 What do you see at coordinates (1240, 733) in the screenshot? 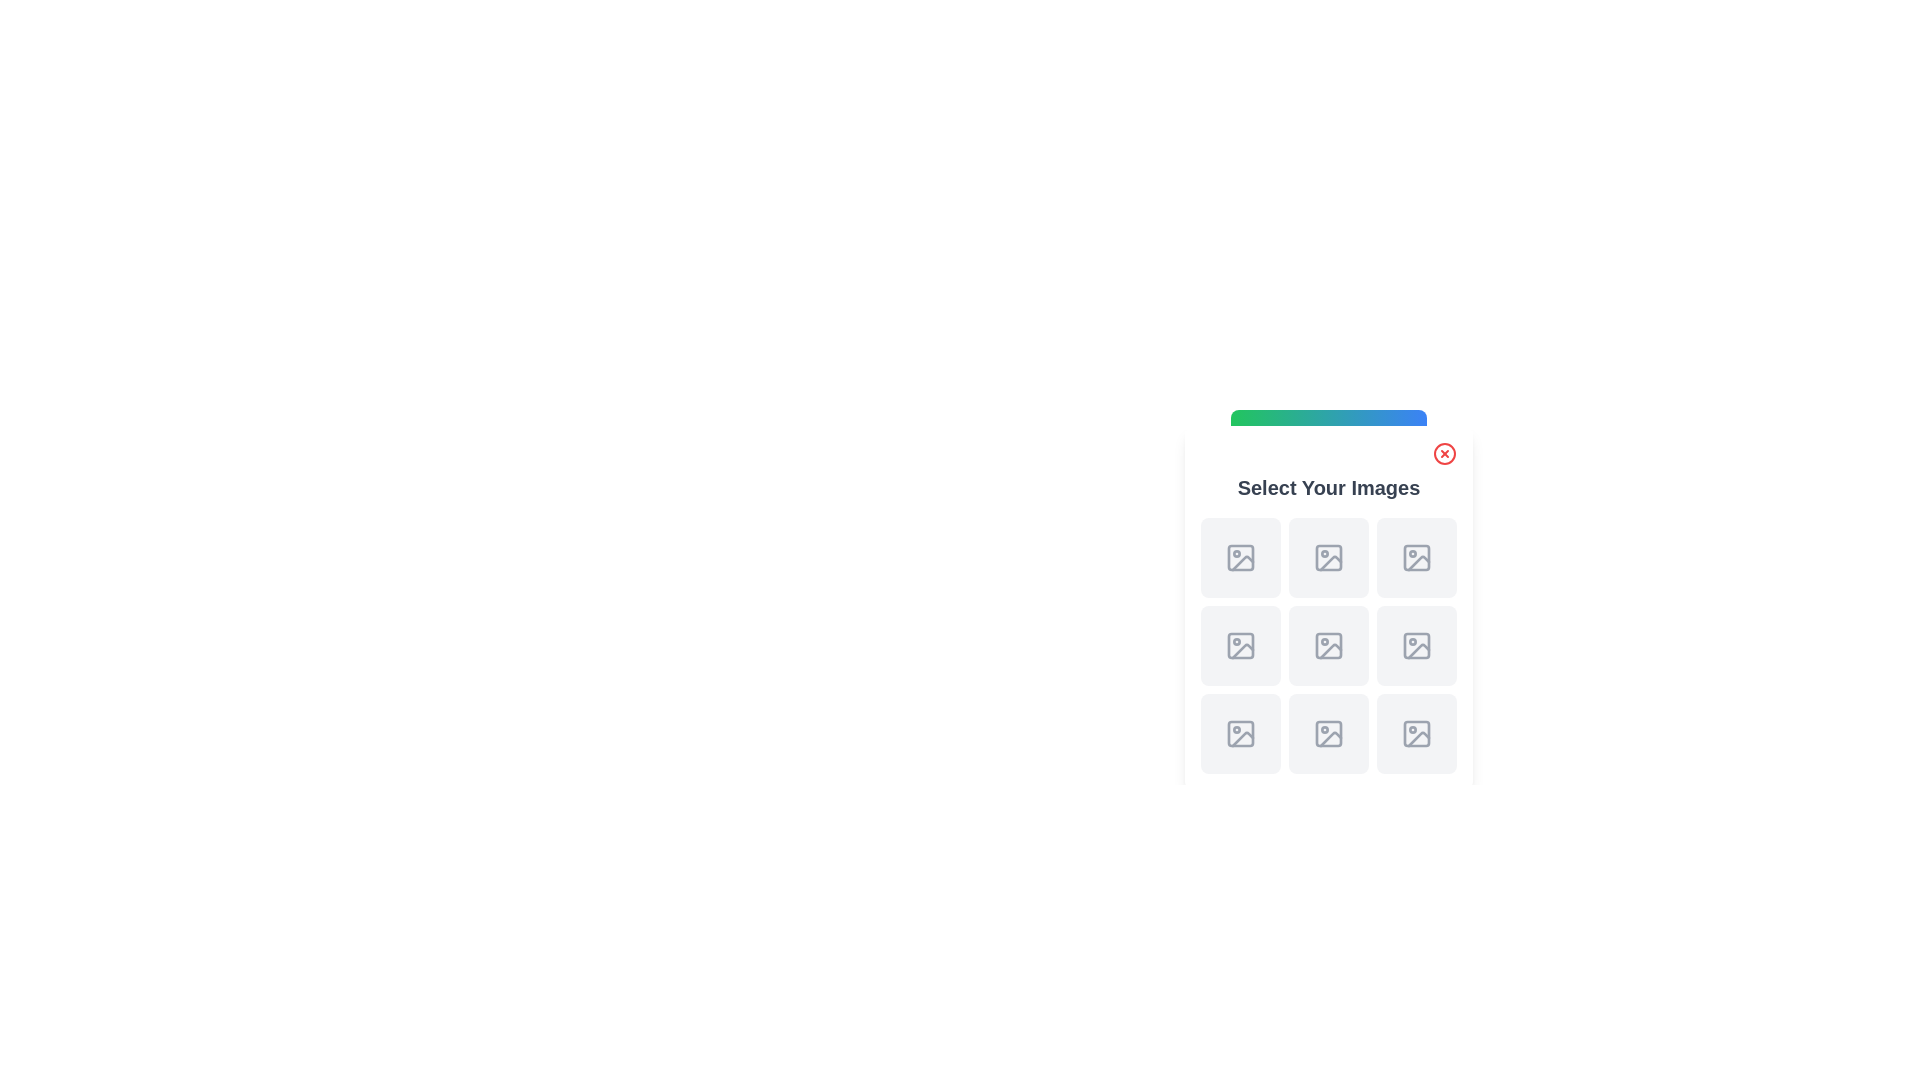
I see `the image upload button located in the bottom-left position of the 3x3 grid layout, which changes its background color for visual confirmation` at bounding box center [1240, 733].